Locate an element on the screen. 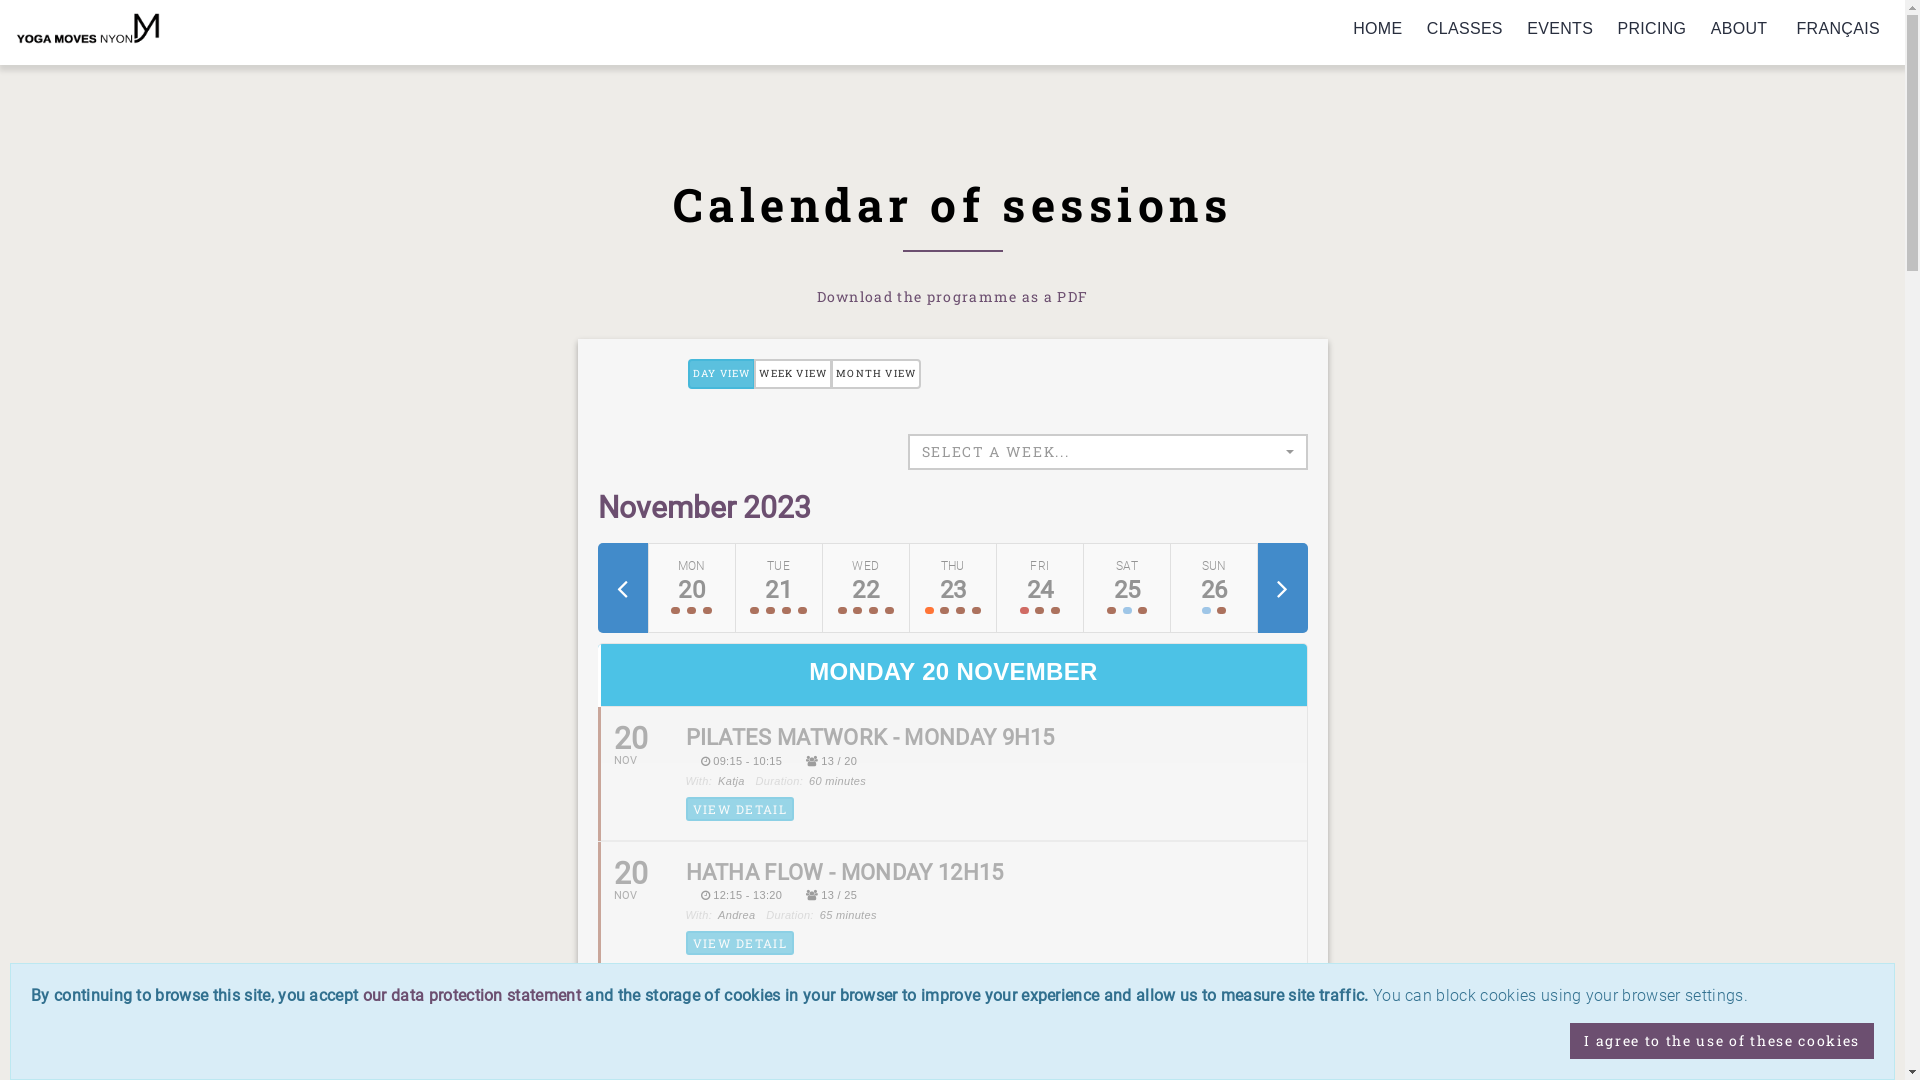  'ABOUT' is located at coordinates (1738, 29).